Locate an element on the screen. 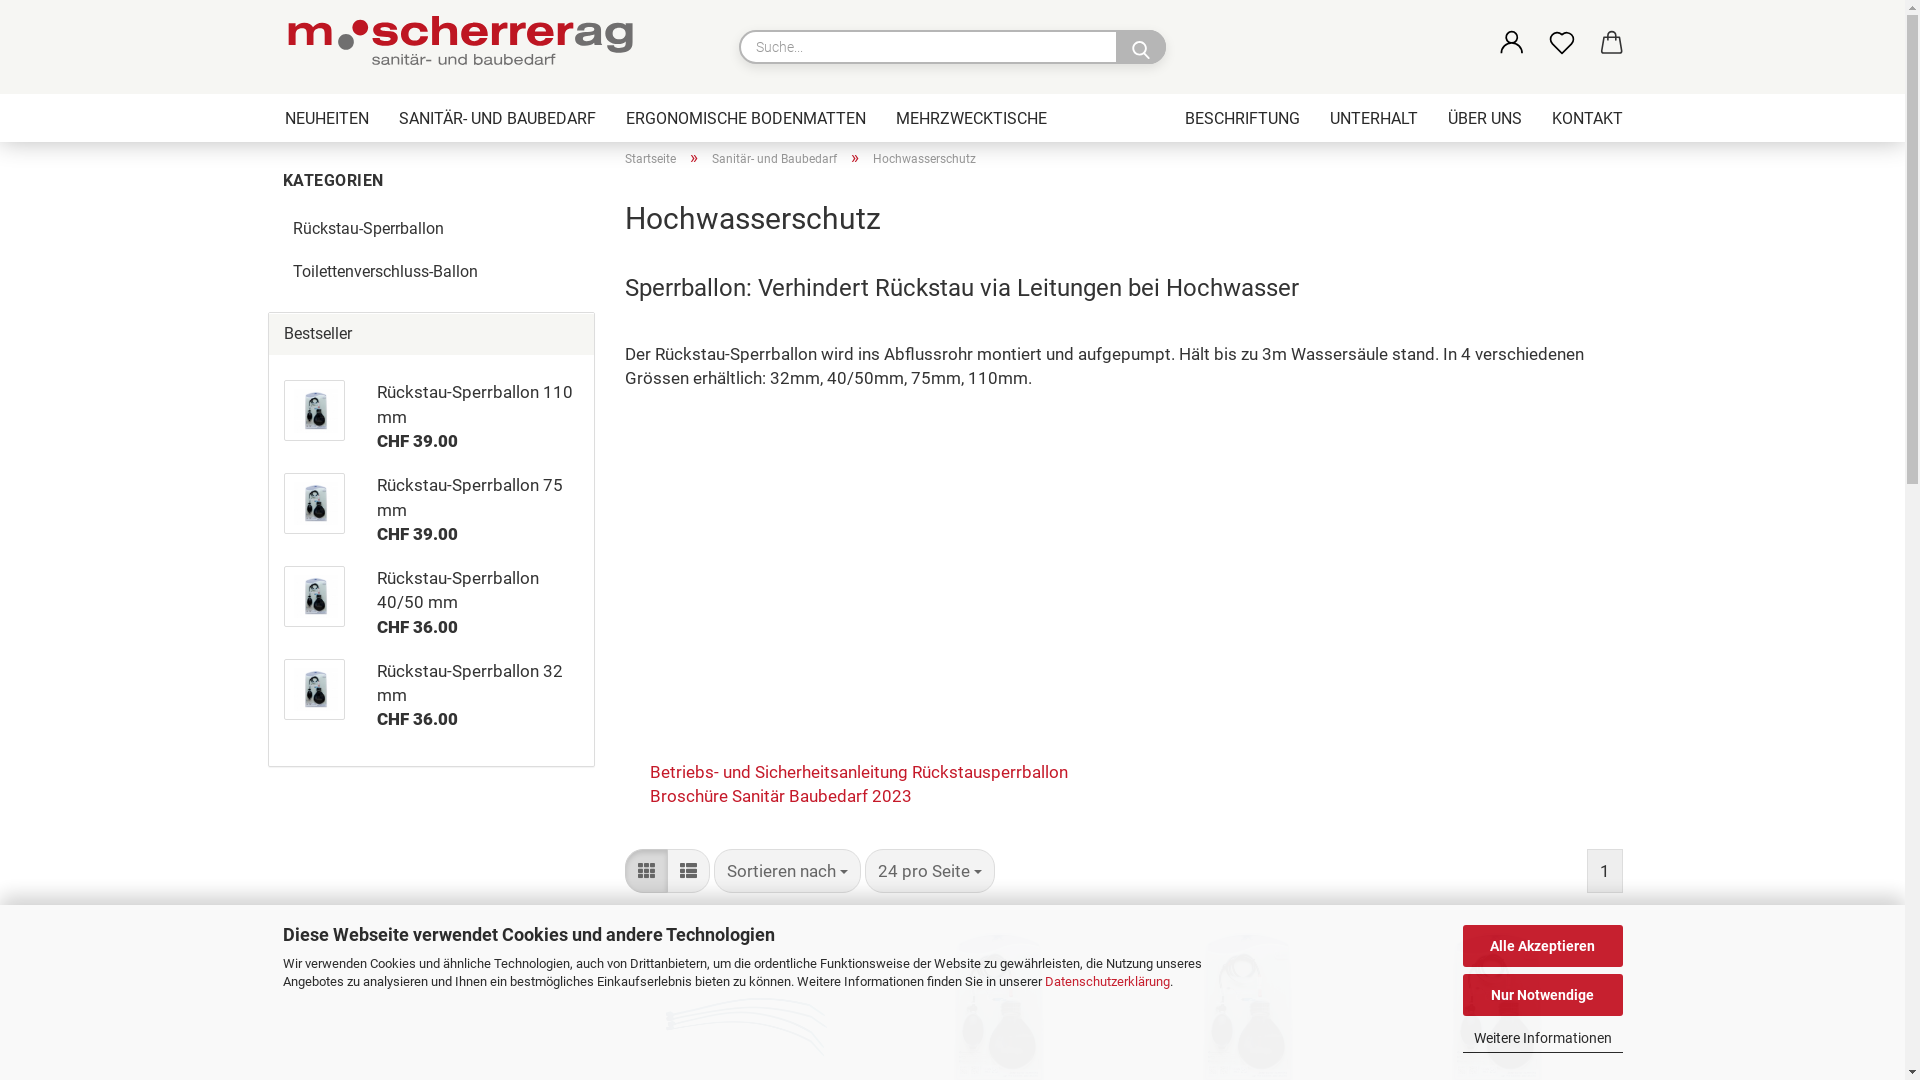 This screenshot has height=1080, width=1920. 'MEHRZWECKTISCHE' is located at coordinates (970, 118).